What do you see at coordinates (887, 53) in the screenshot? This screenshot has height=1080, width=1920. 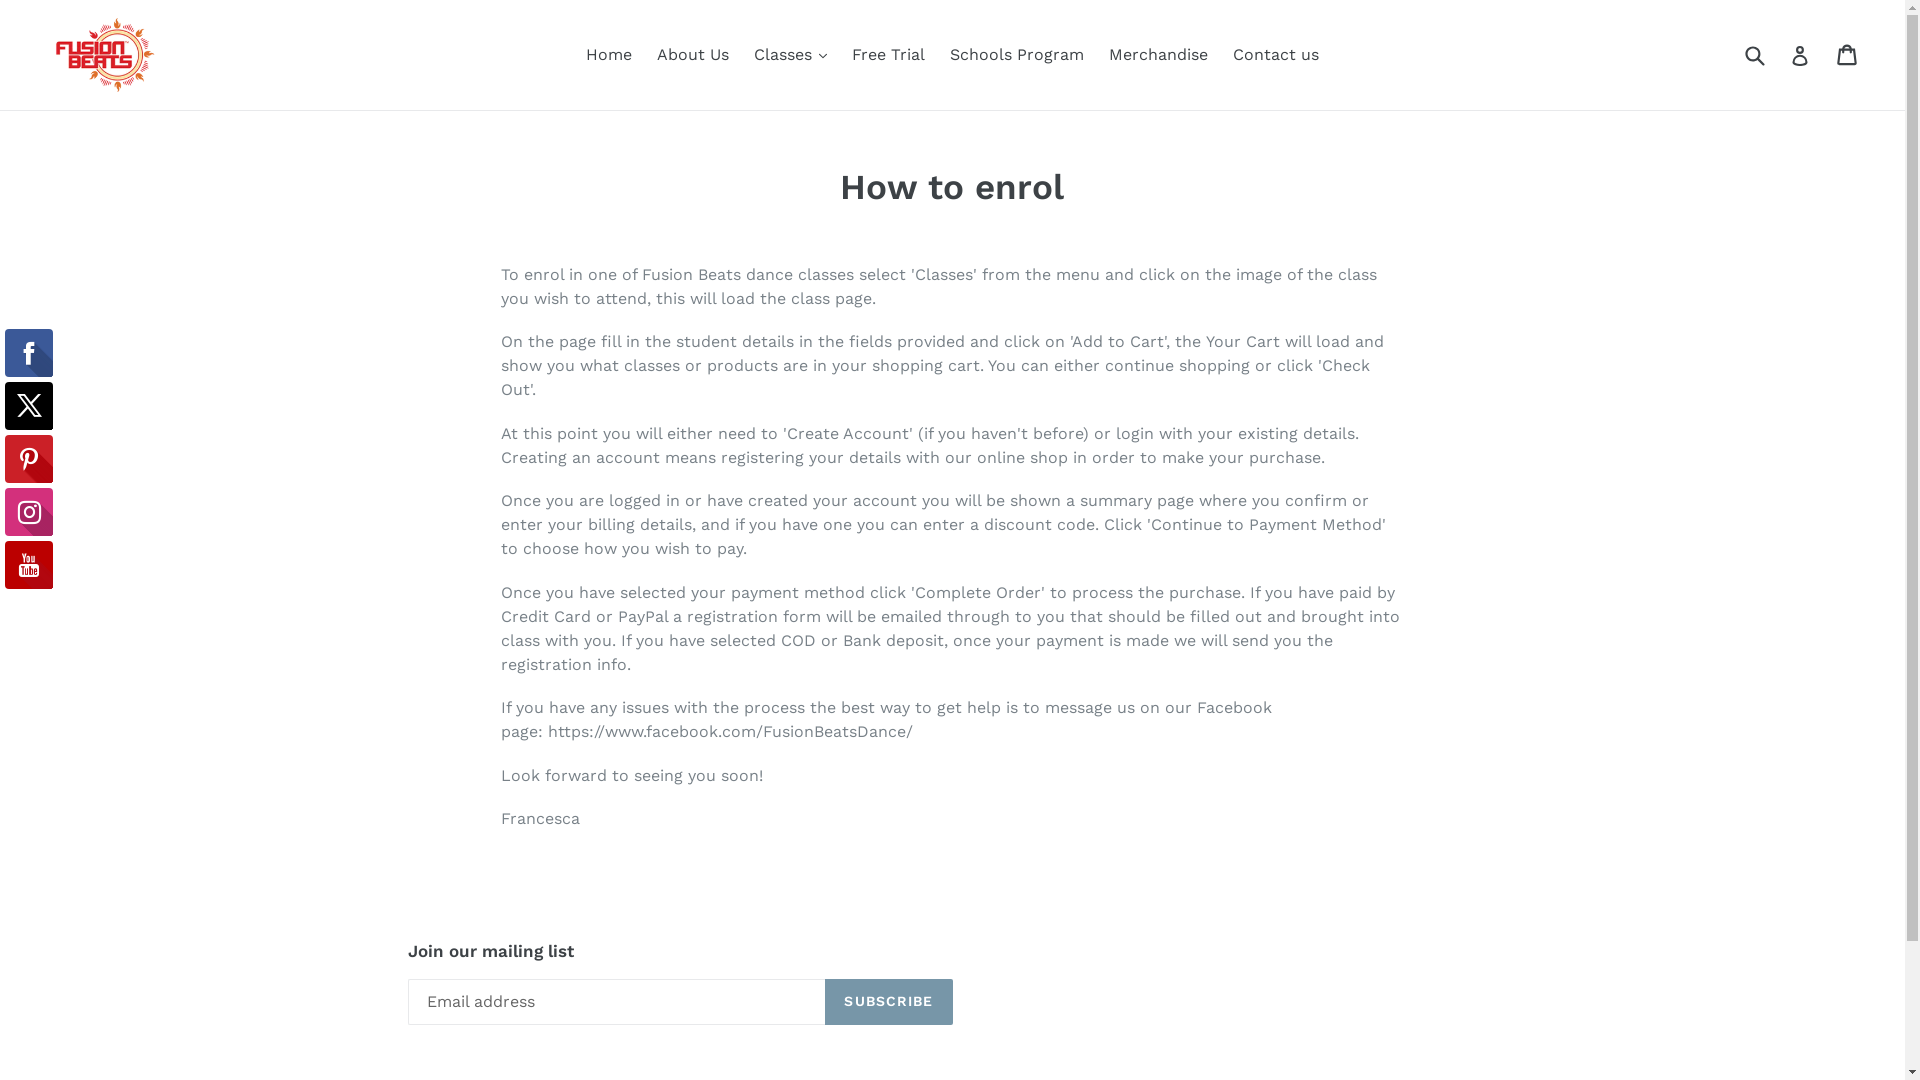 I see `'Free Trial'` at bounding box center [887, 53].